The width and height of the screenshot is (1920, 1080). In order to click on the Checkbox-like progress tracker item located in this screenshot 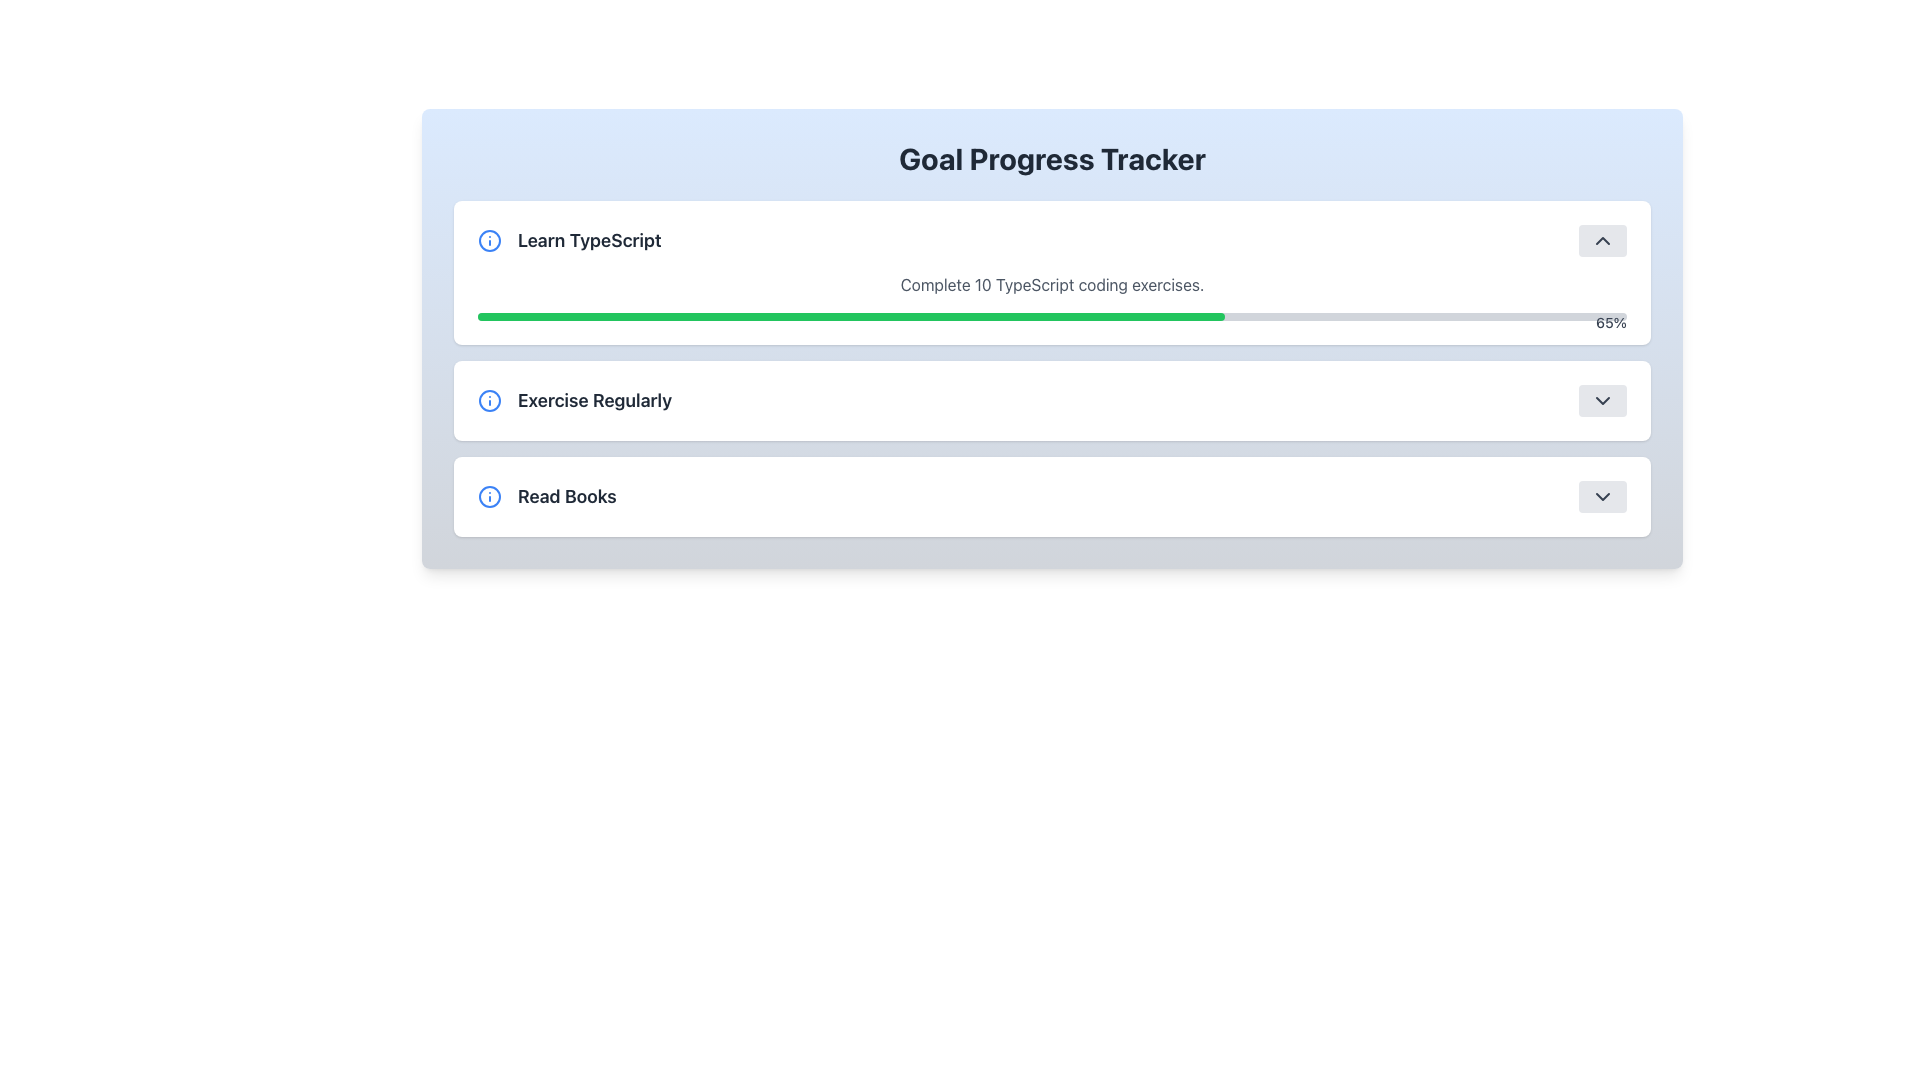, I will do `click(1051, 401)`.